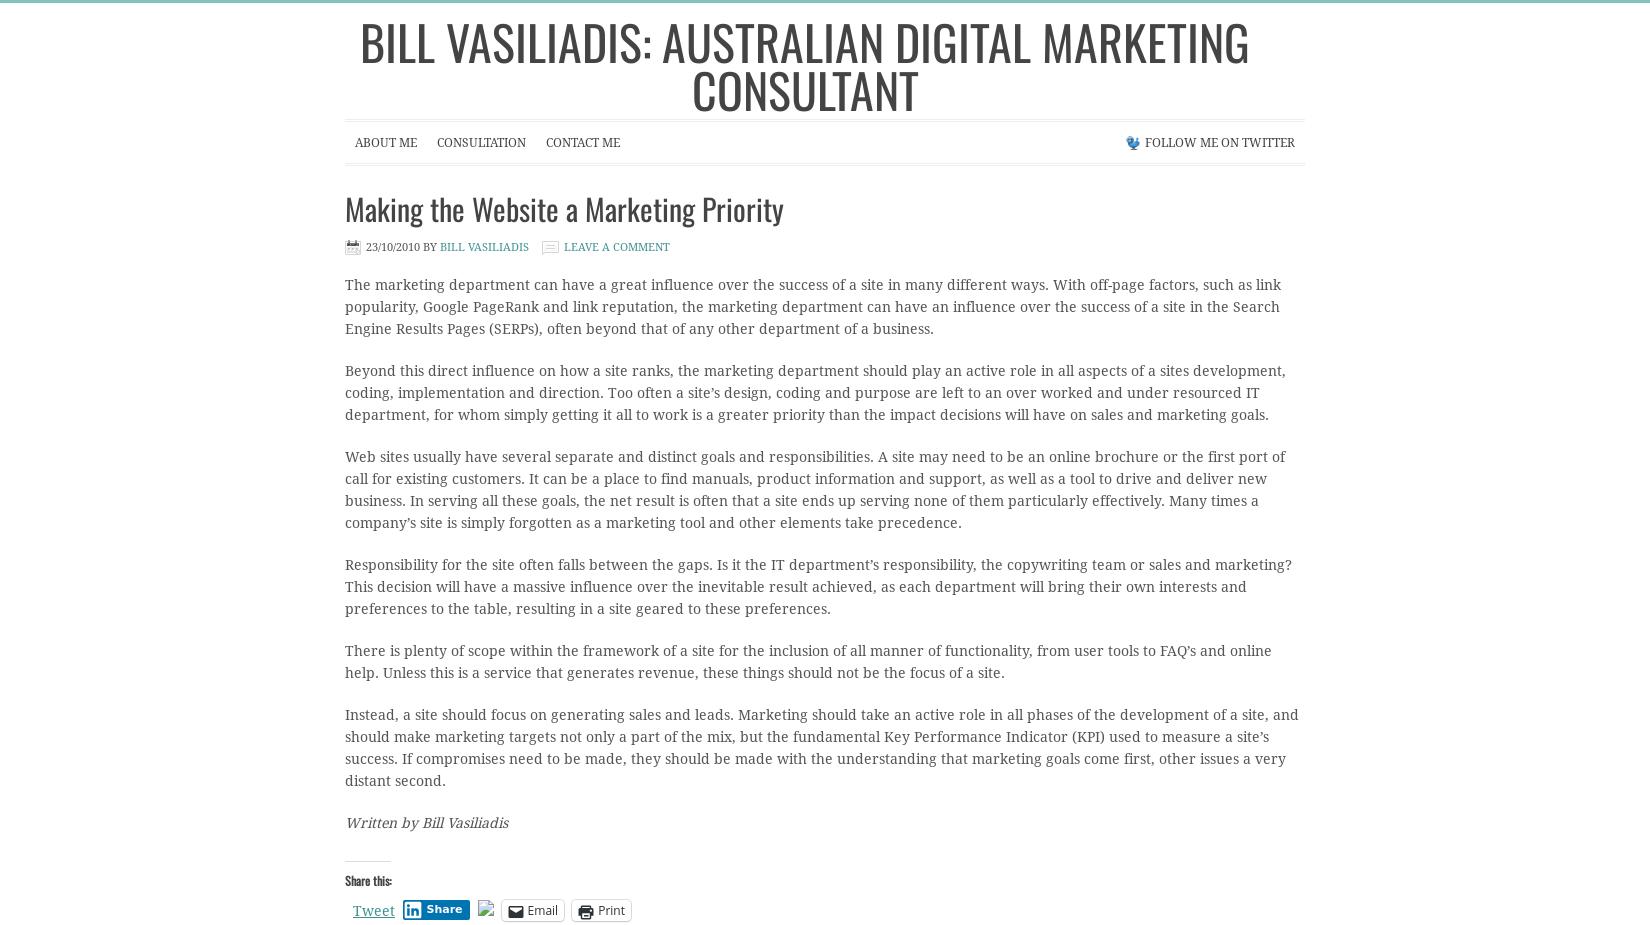 The width and height of the screenshot is (1650, 925). Describe the element at coordinates (428, 246) in the screenshot. I see `'by'` at that location.